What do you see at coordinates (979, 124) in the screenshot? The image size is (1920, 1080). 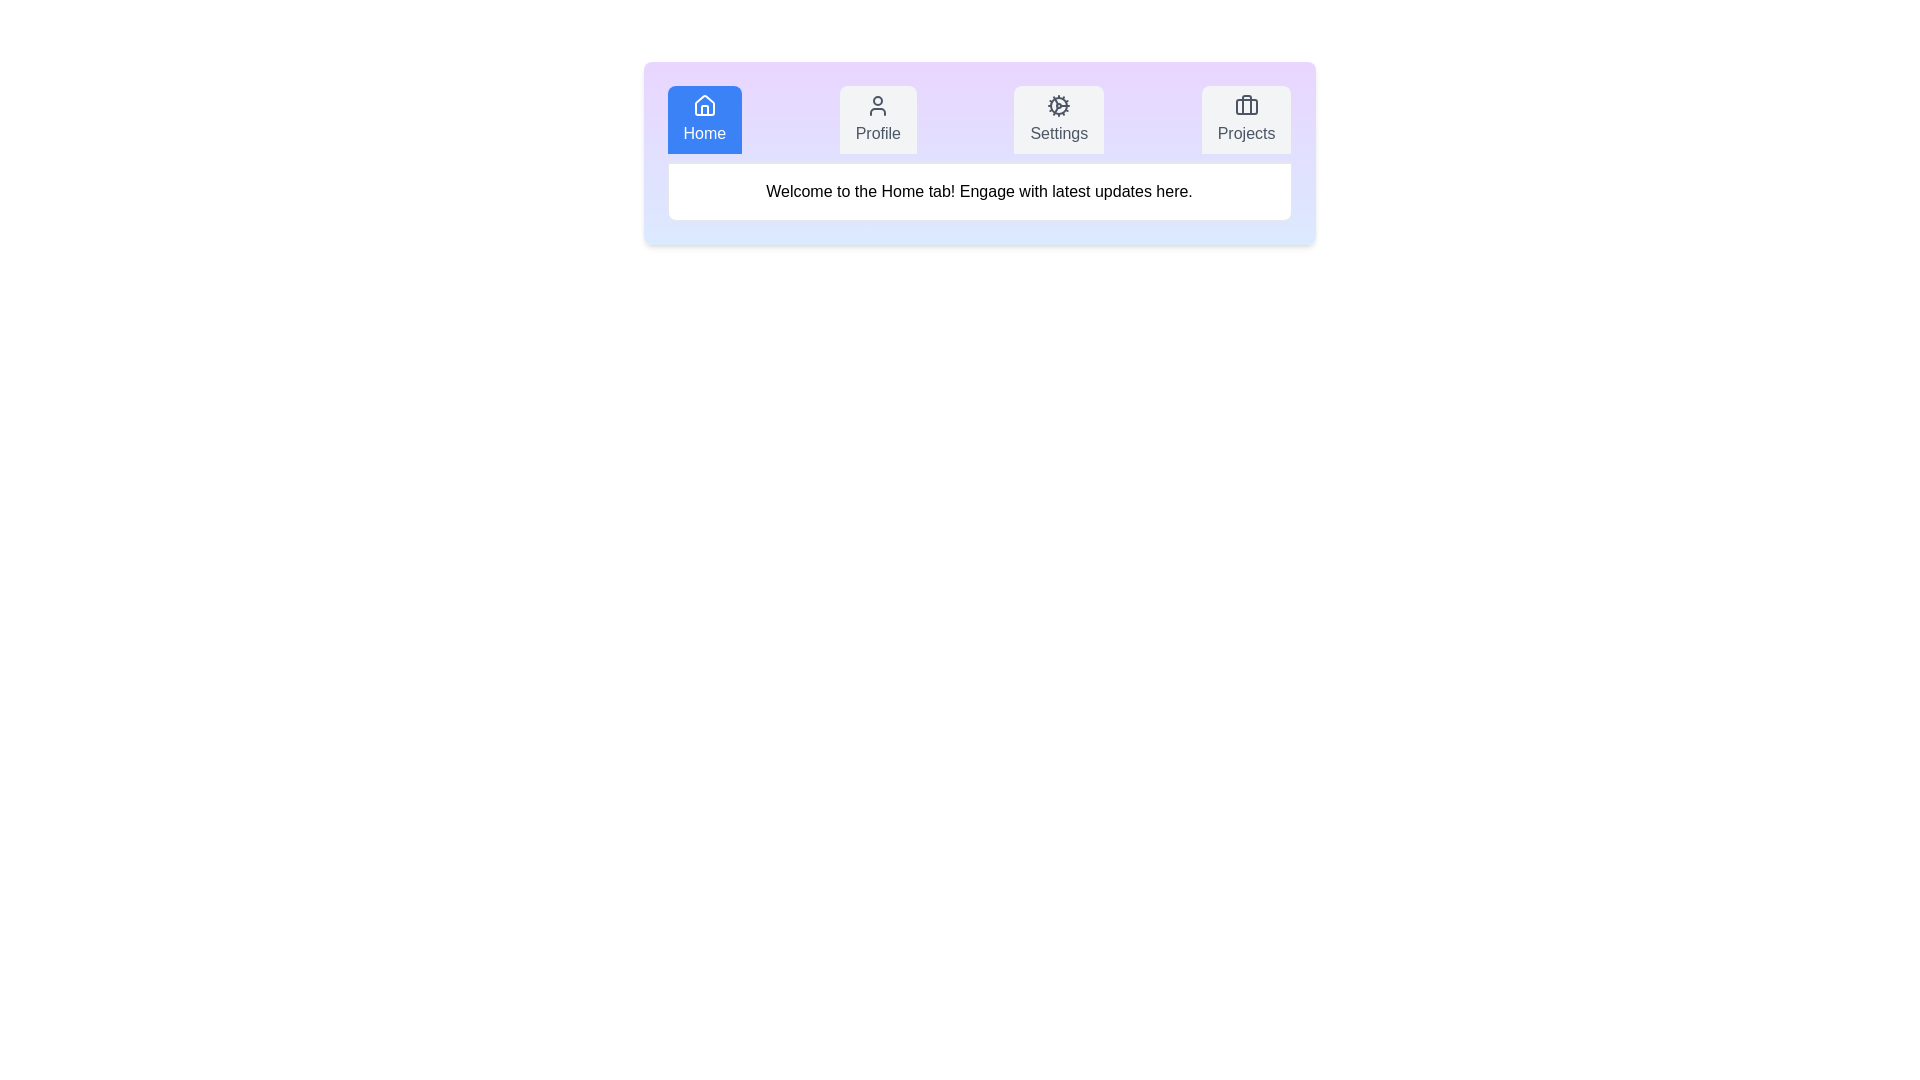 I see `the navigation bar component` at bounding box center [979, 124].